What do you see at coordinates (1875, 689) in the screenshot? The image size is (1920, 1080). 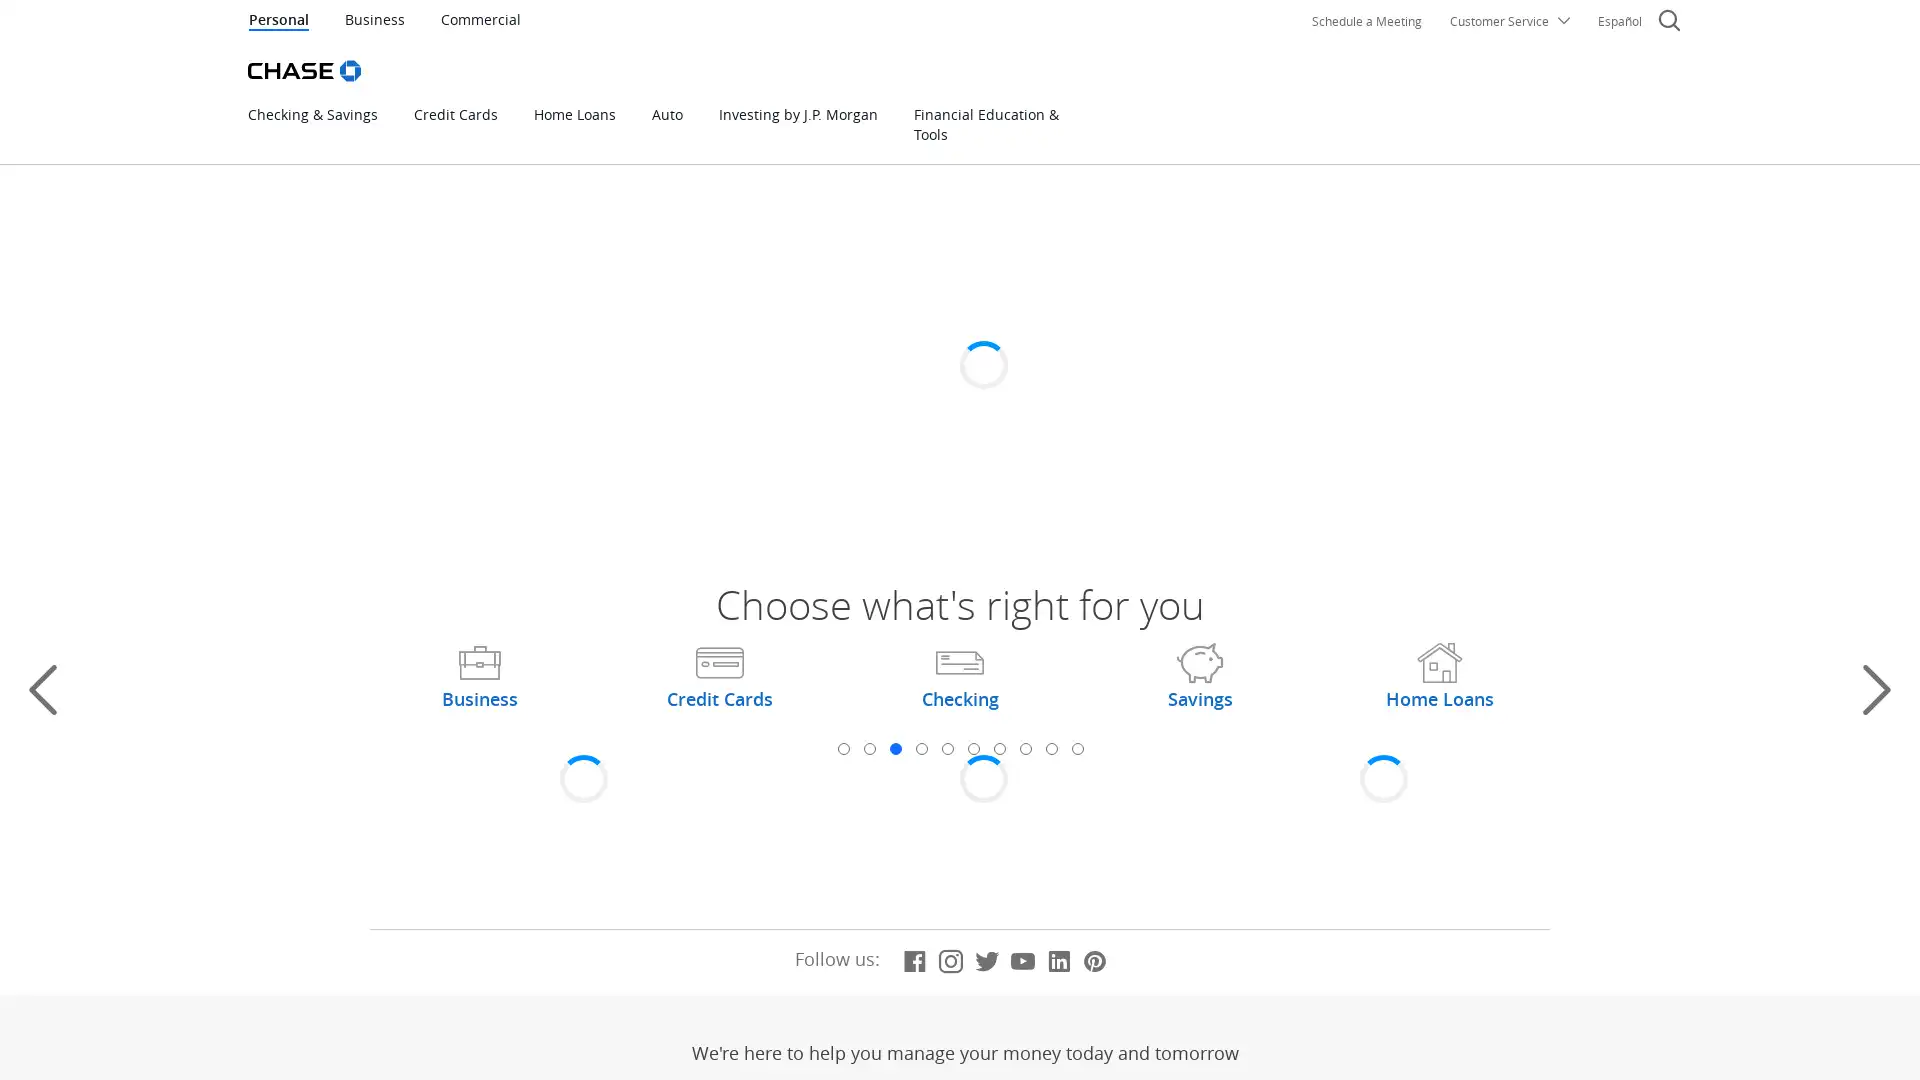 I see `Next slide` at bounding box center [1875, 689].